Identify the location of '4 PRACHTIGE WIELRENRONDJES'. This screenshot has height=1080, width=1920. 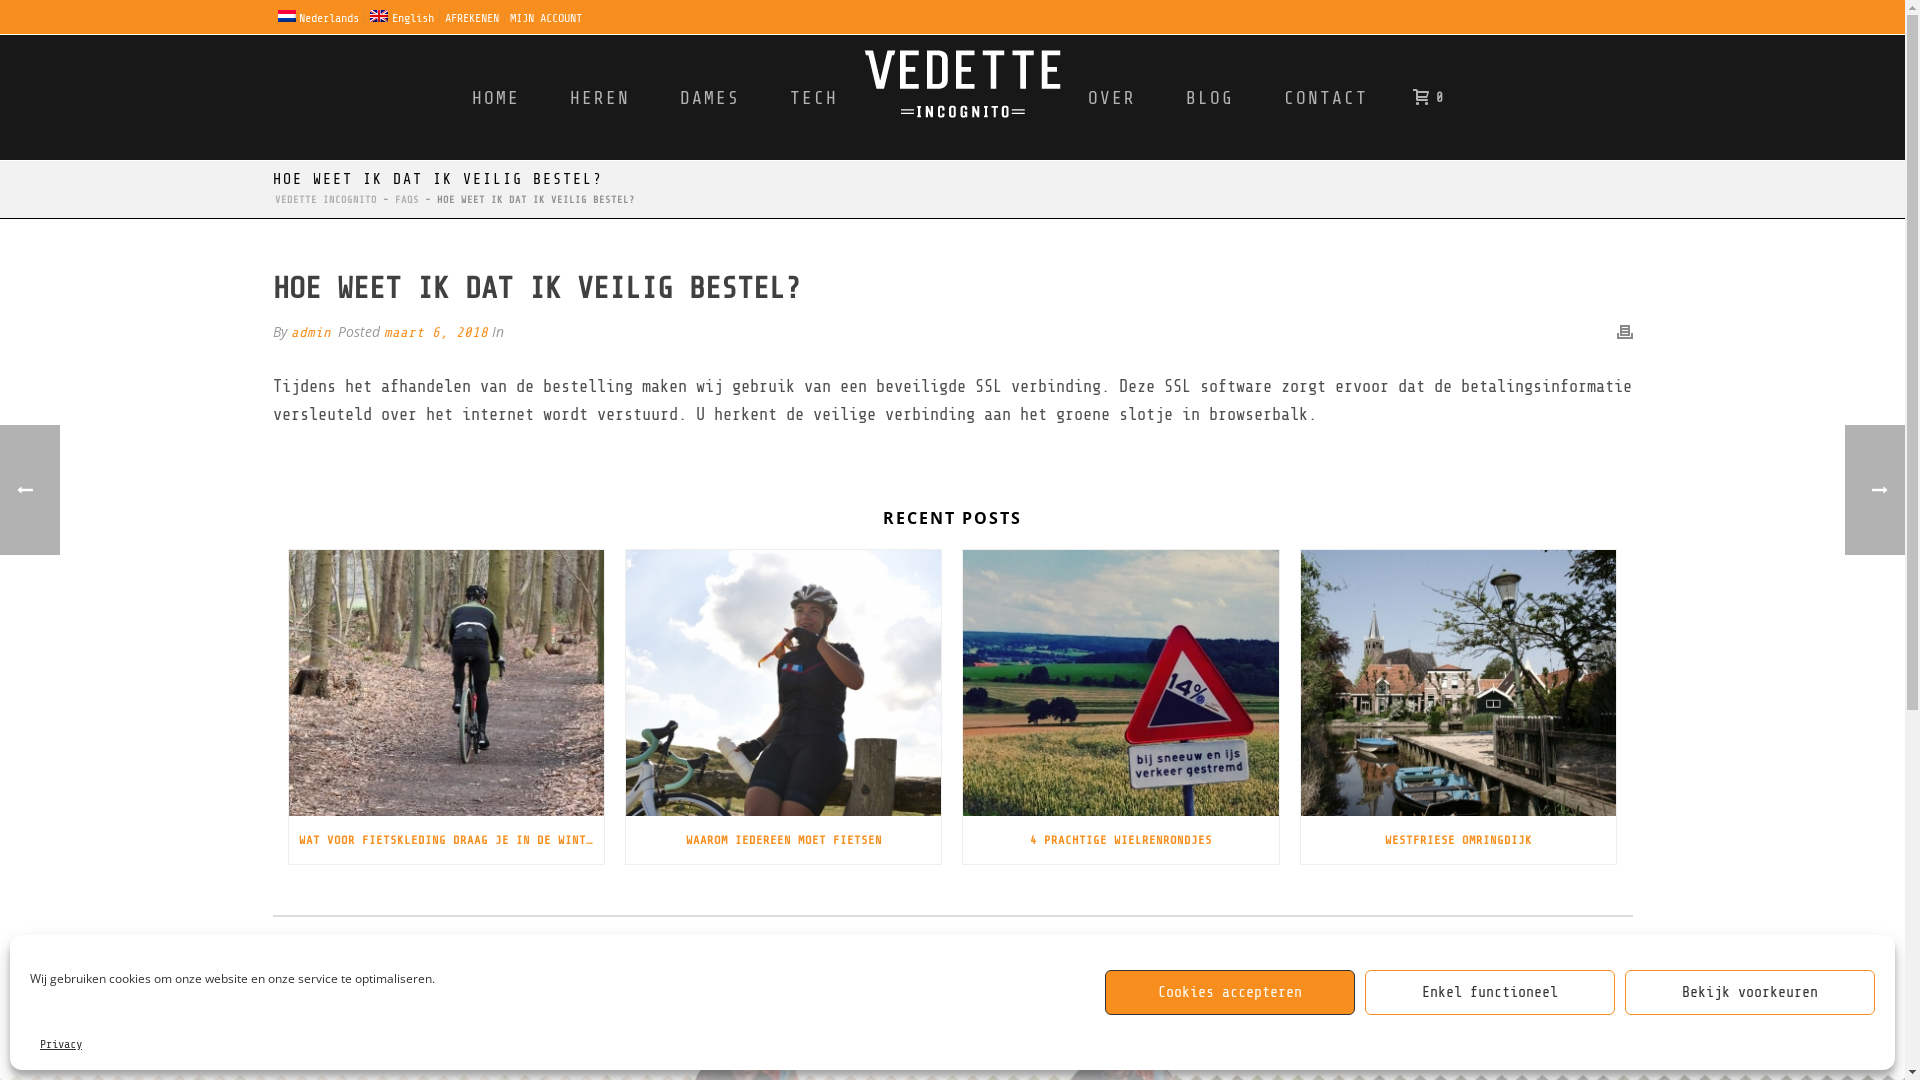
(1120, 840).